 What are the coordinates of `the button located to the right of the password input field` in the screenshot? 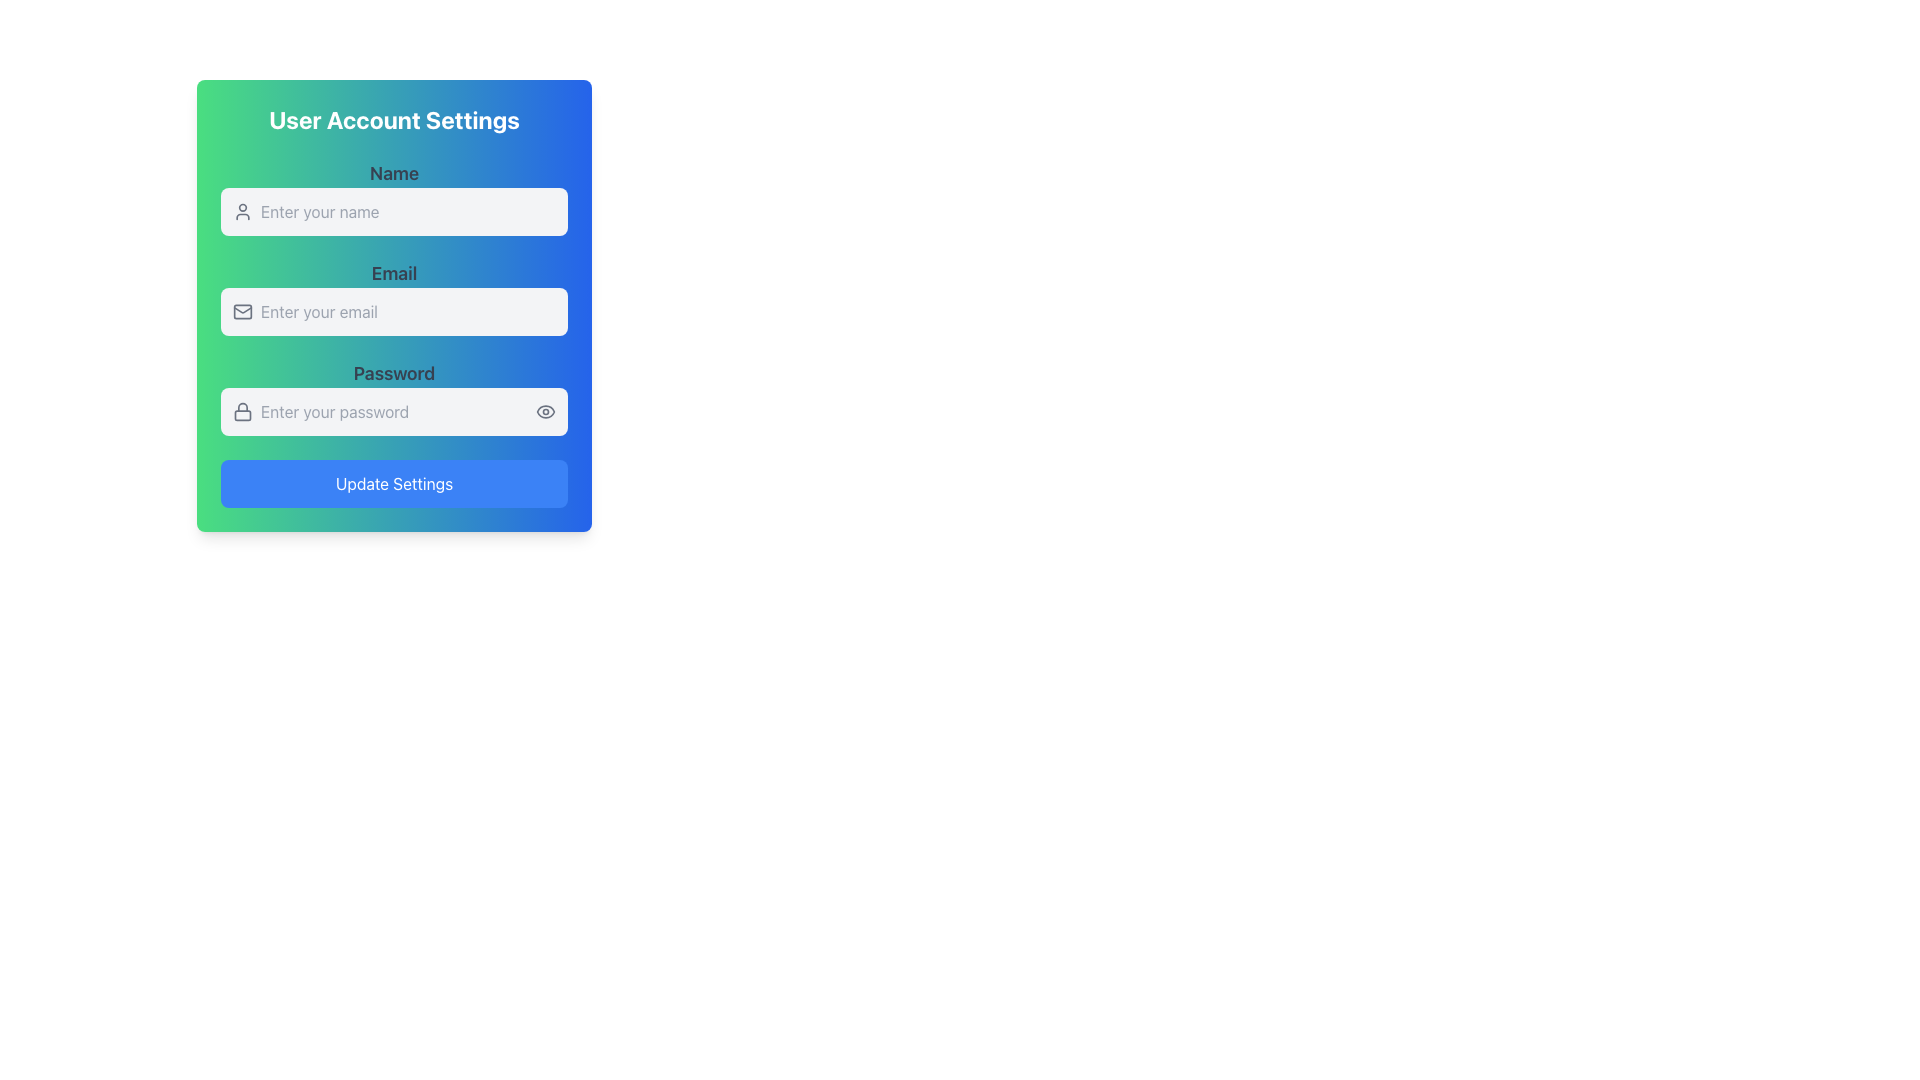 It's located at (546, 411).